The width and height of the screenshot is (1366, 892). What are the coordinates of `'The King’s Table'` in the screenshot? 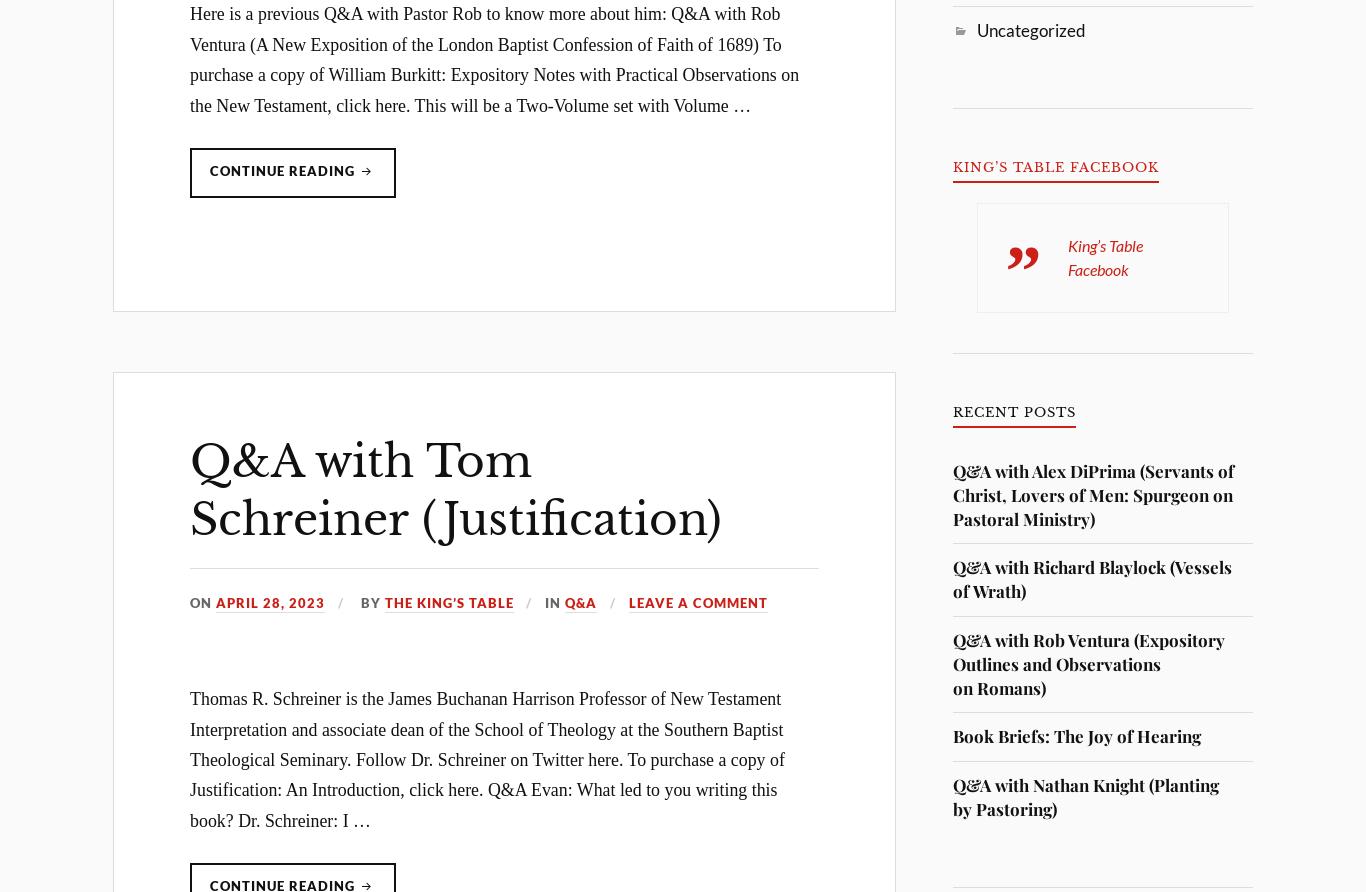 It's located at (447, 601).